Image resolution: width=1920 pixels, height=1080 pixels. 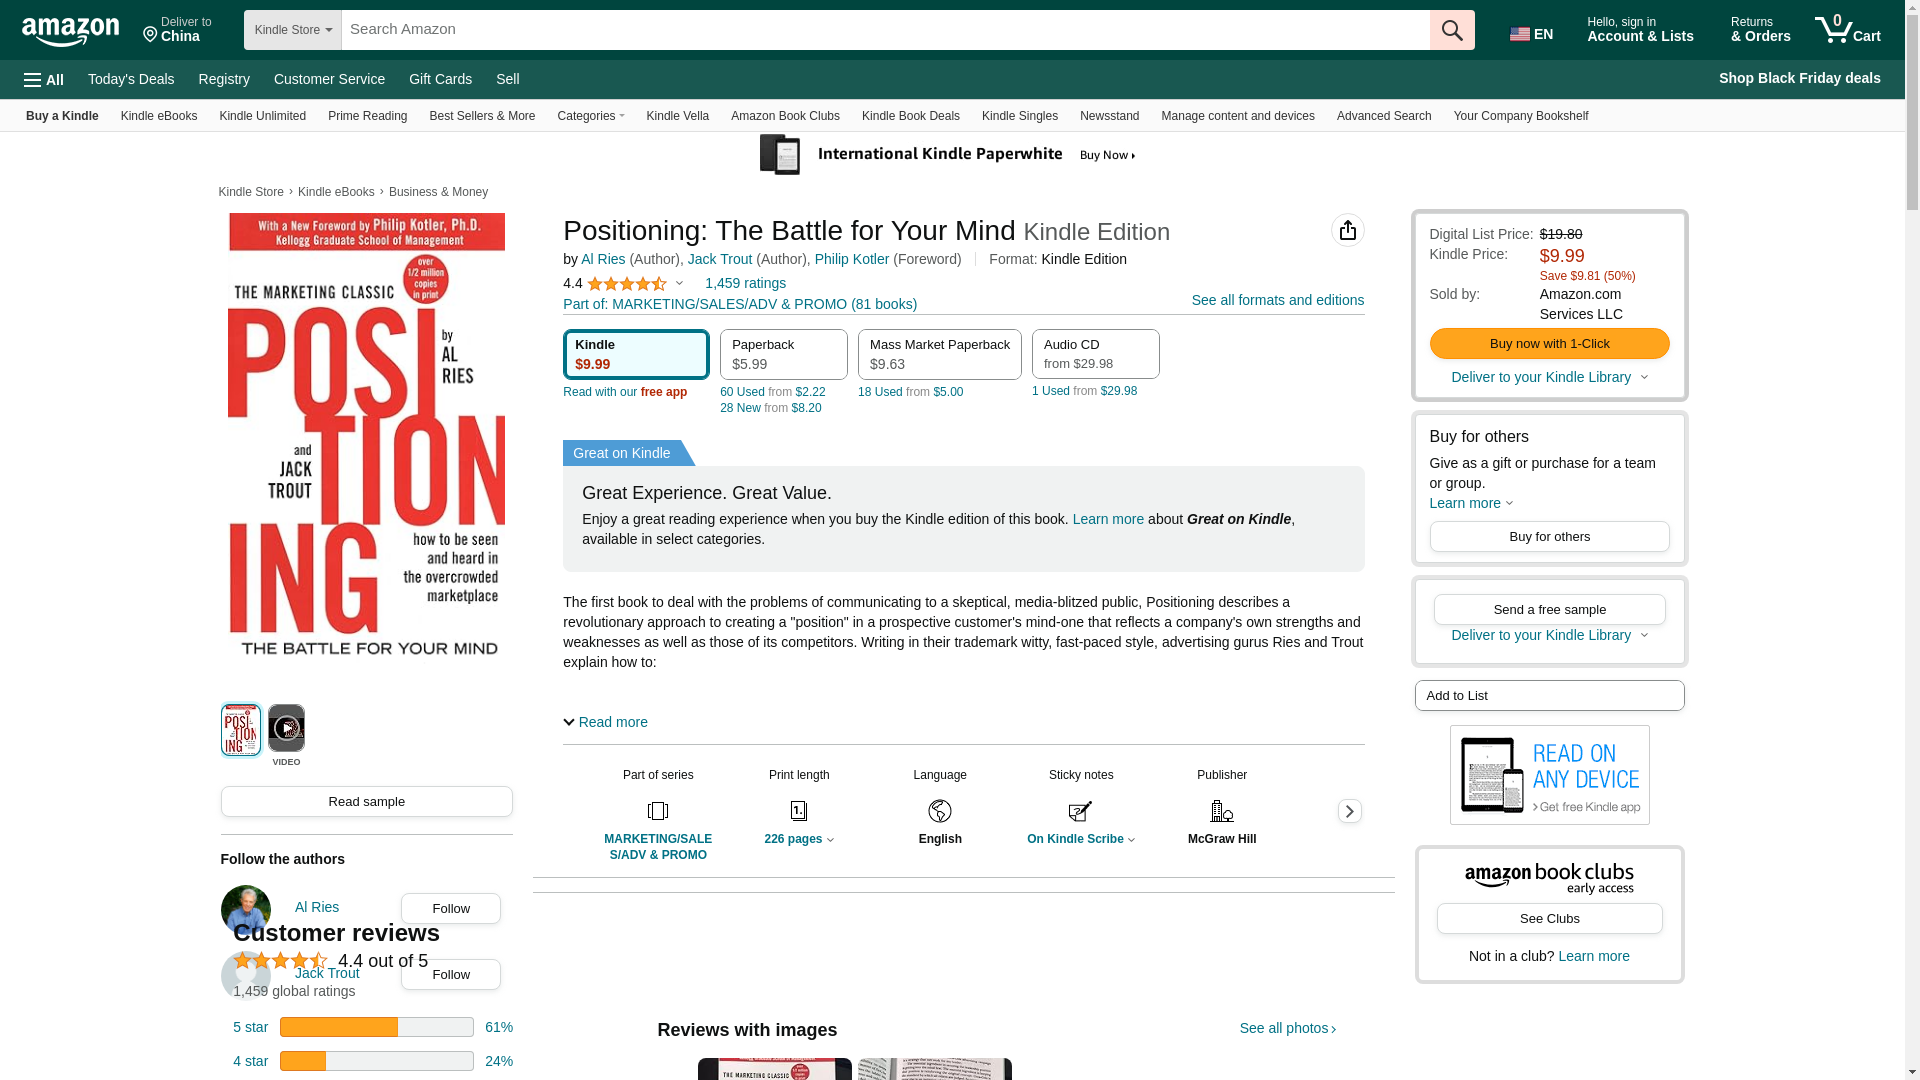 I want to click on '1,459 ratings', so click(x=744, y=282).